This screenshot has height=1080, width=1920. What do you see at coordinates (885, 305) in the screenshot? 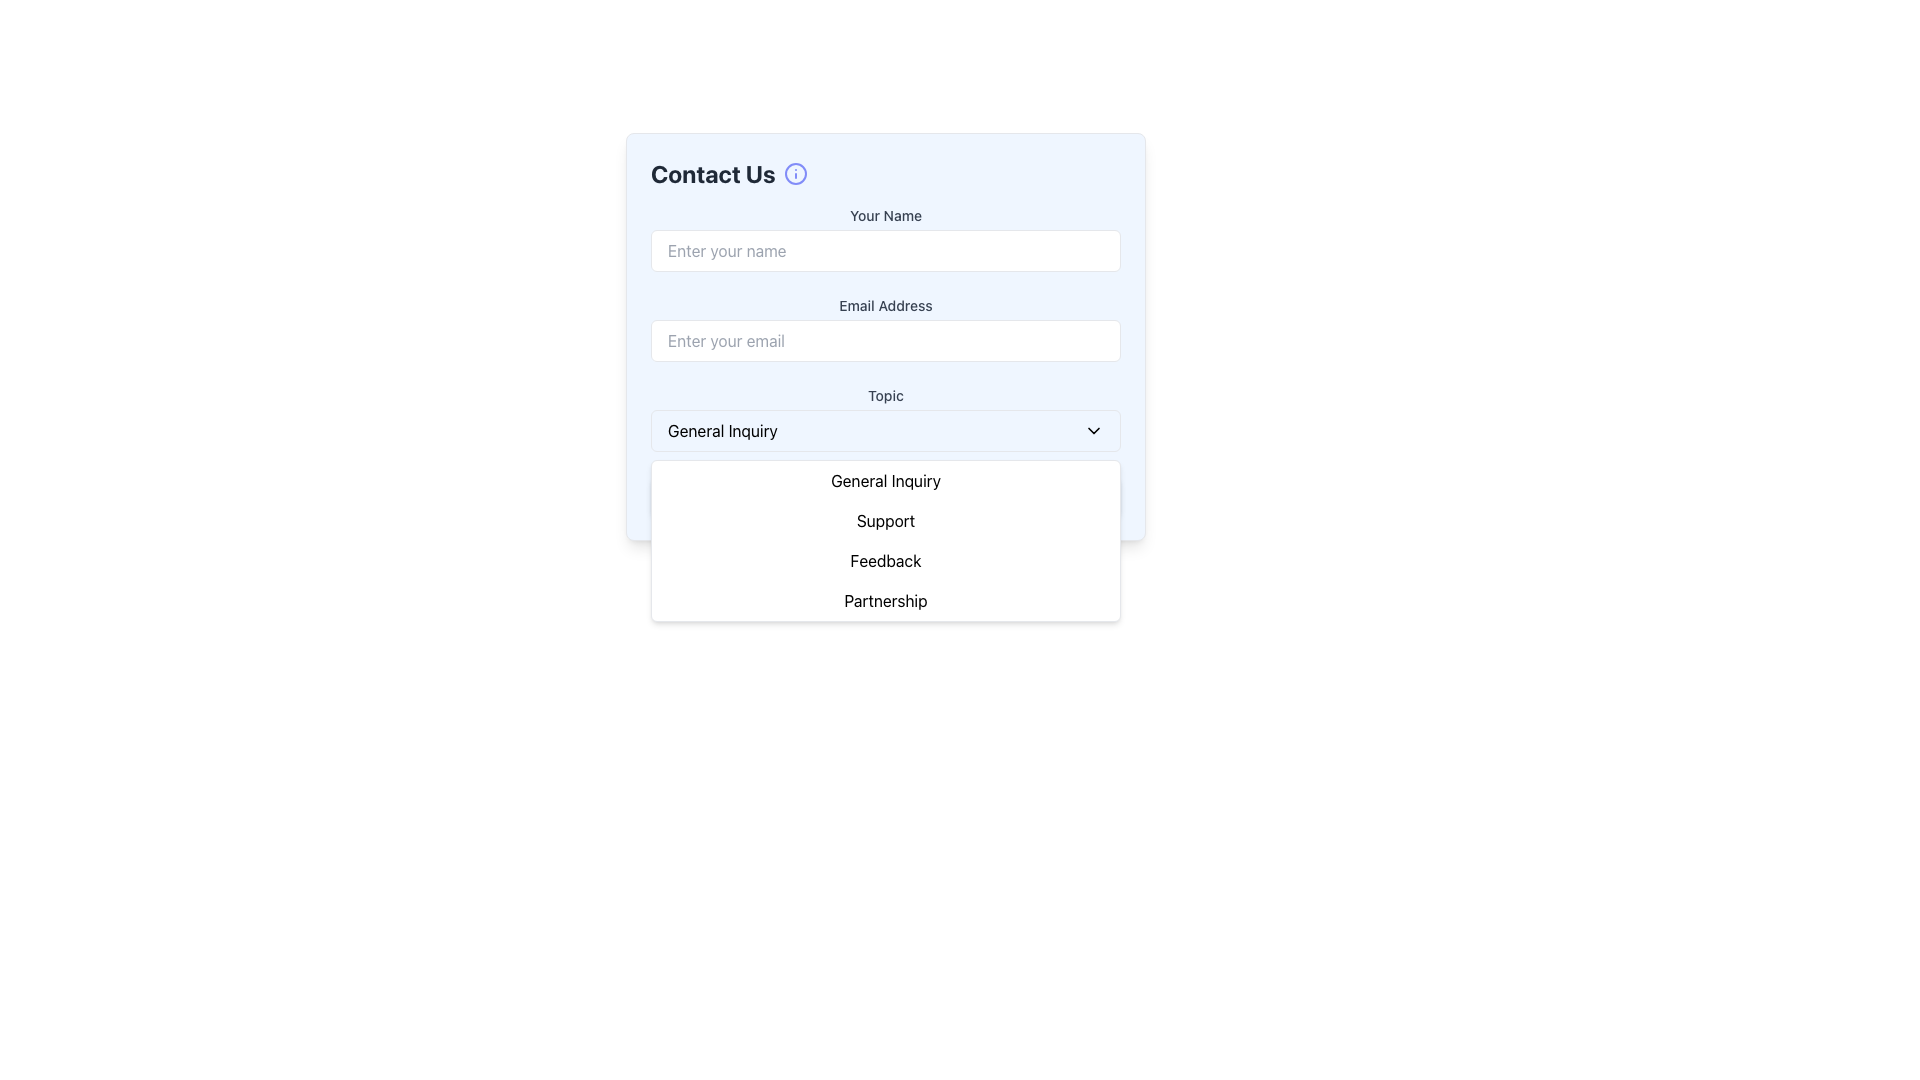
I see `the label that describes the email input field, located in the second section of the form interface, positioned above the corresponding input field` at bounding box center [885, 305].